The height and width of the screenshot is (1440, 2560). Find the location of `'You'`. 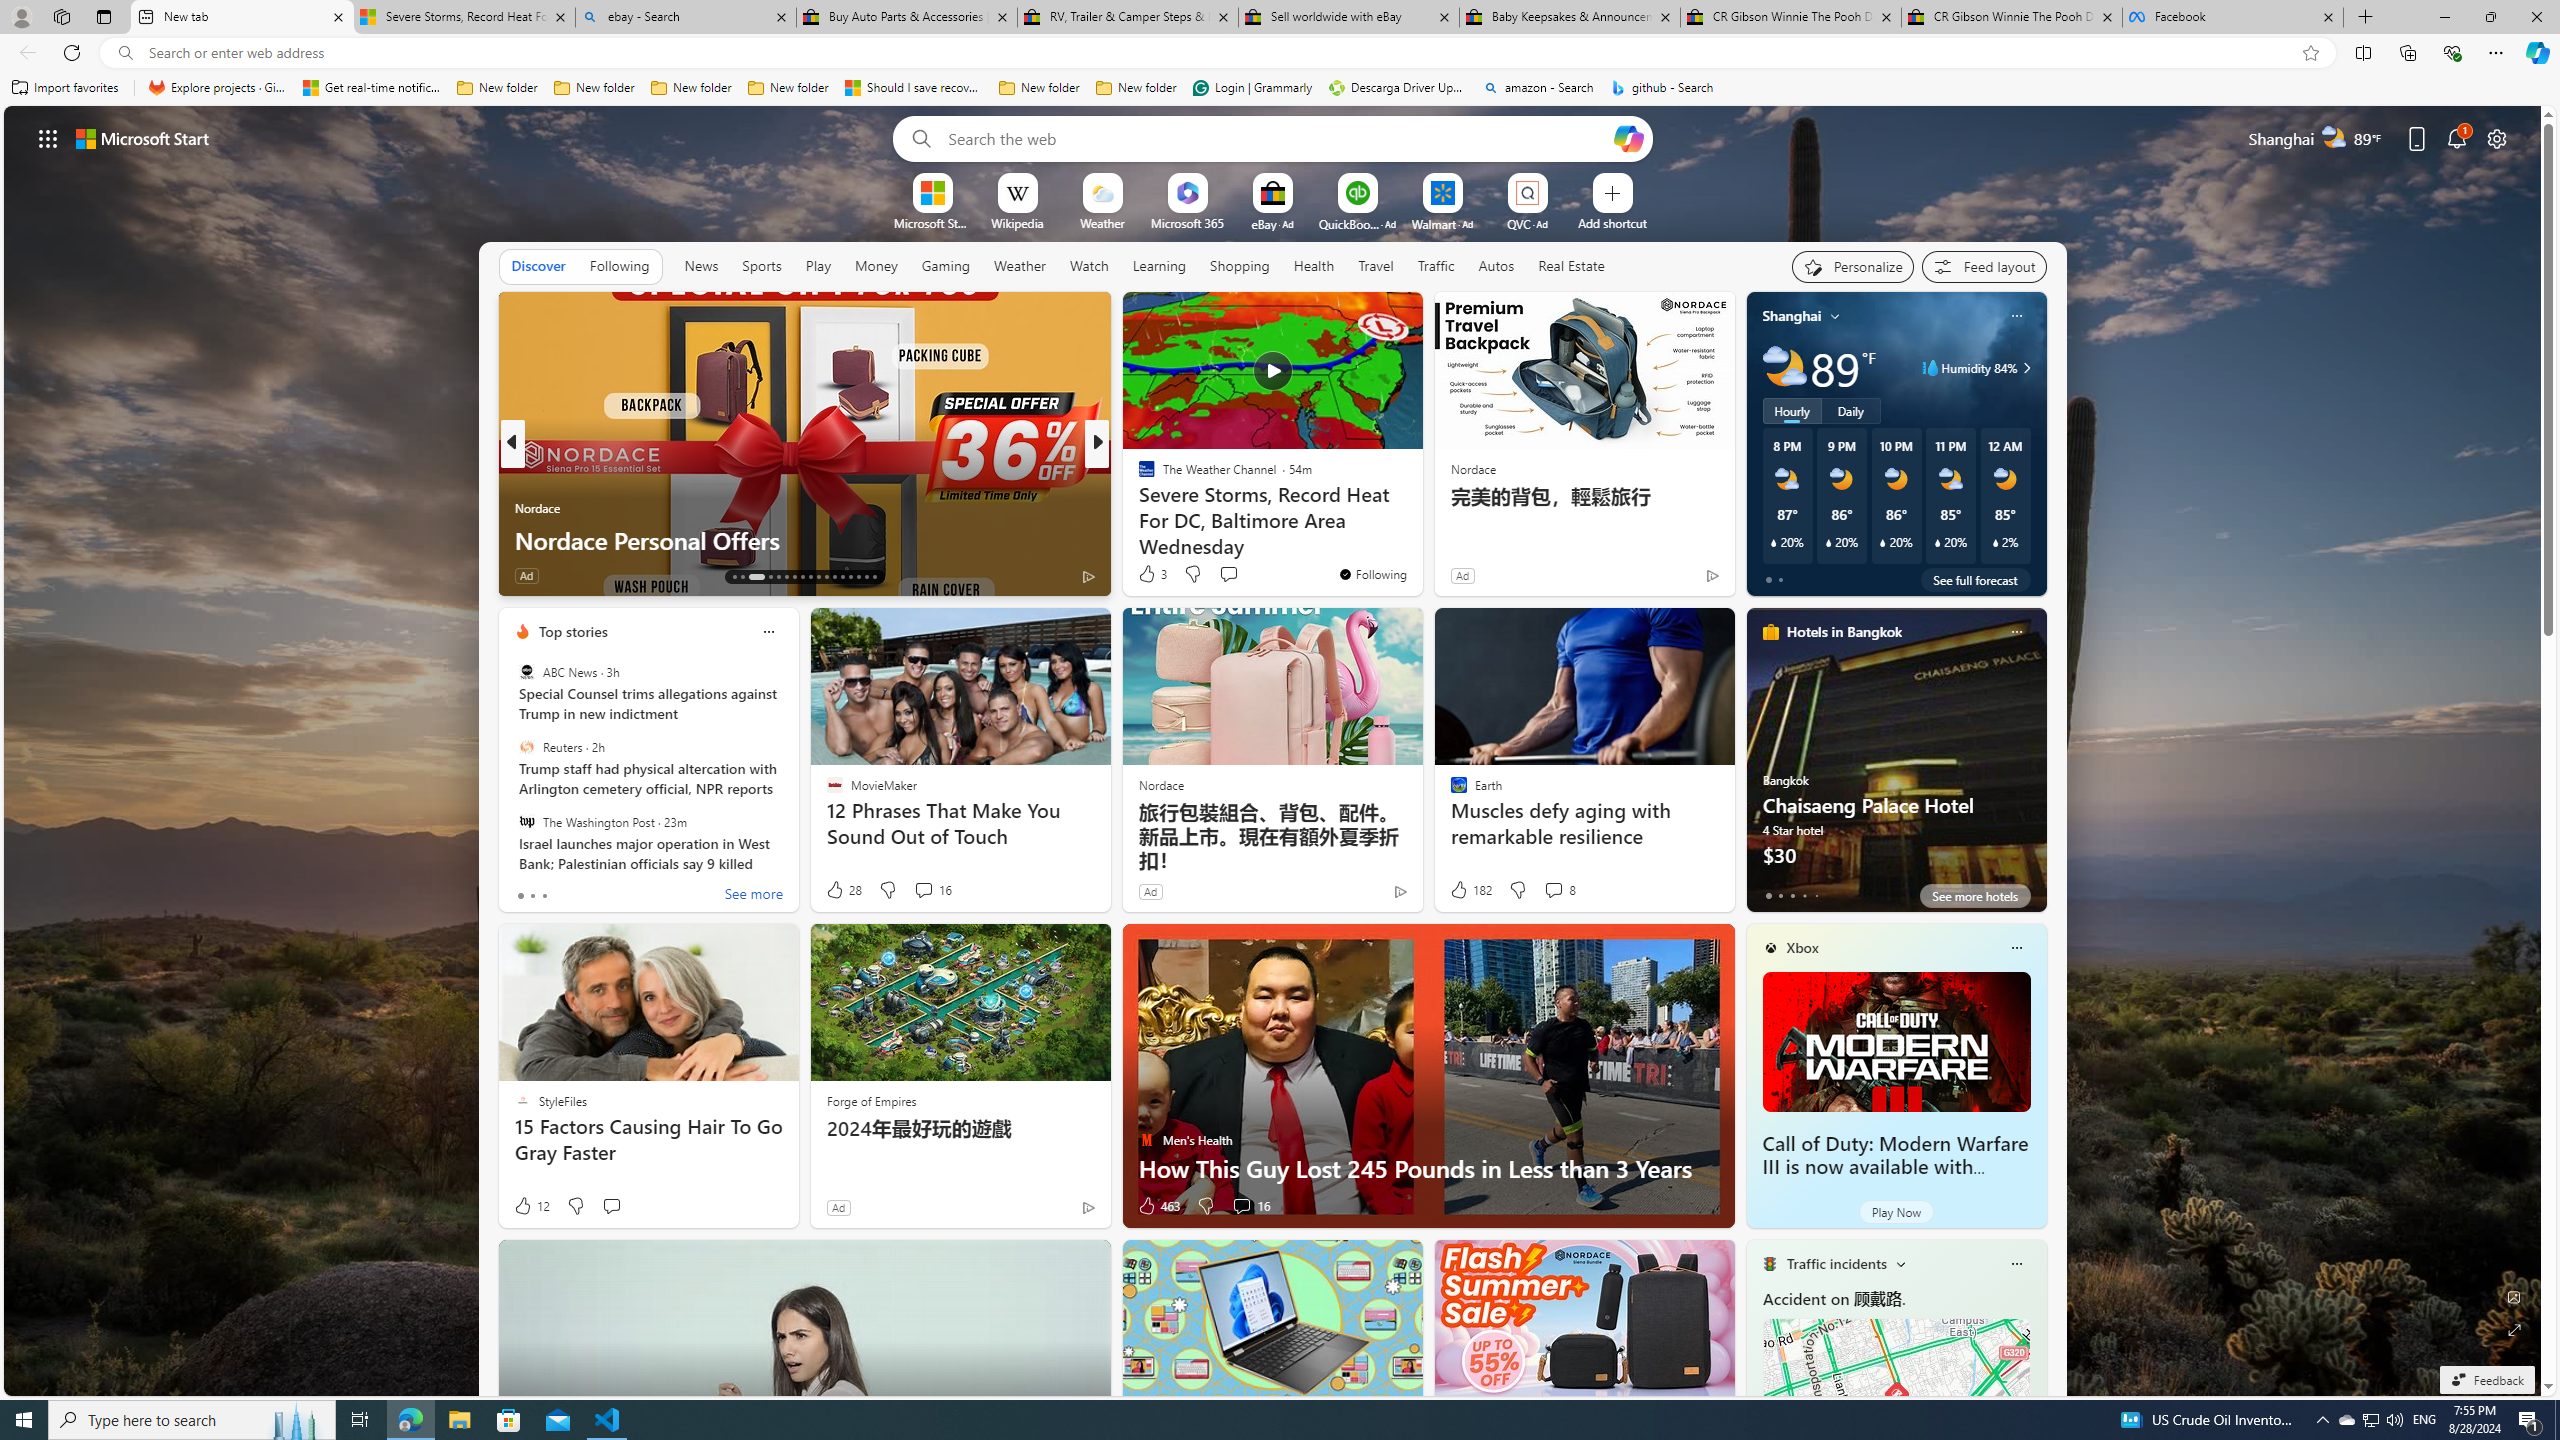

'You' is located at coordinates (1371, 574).